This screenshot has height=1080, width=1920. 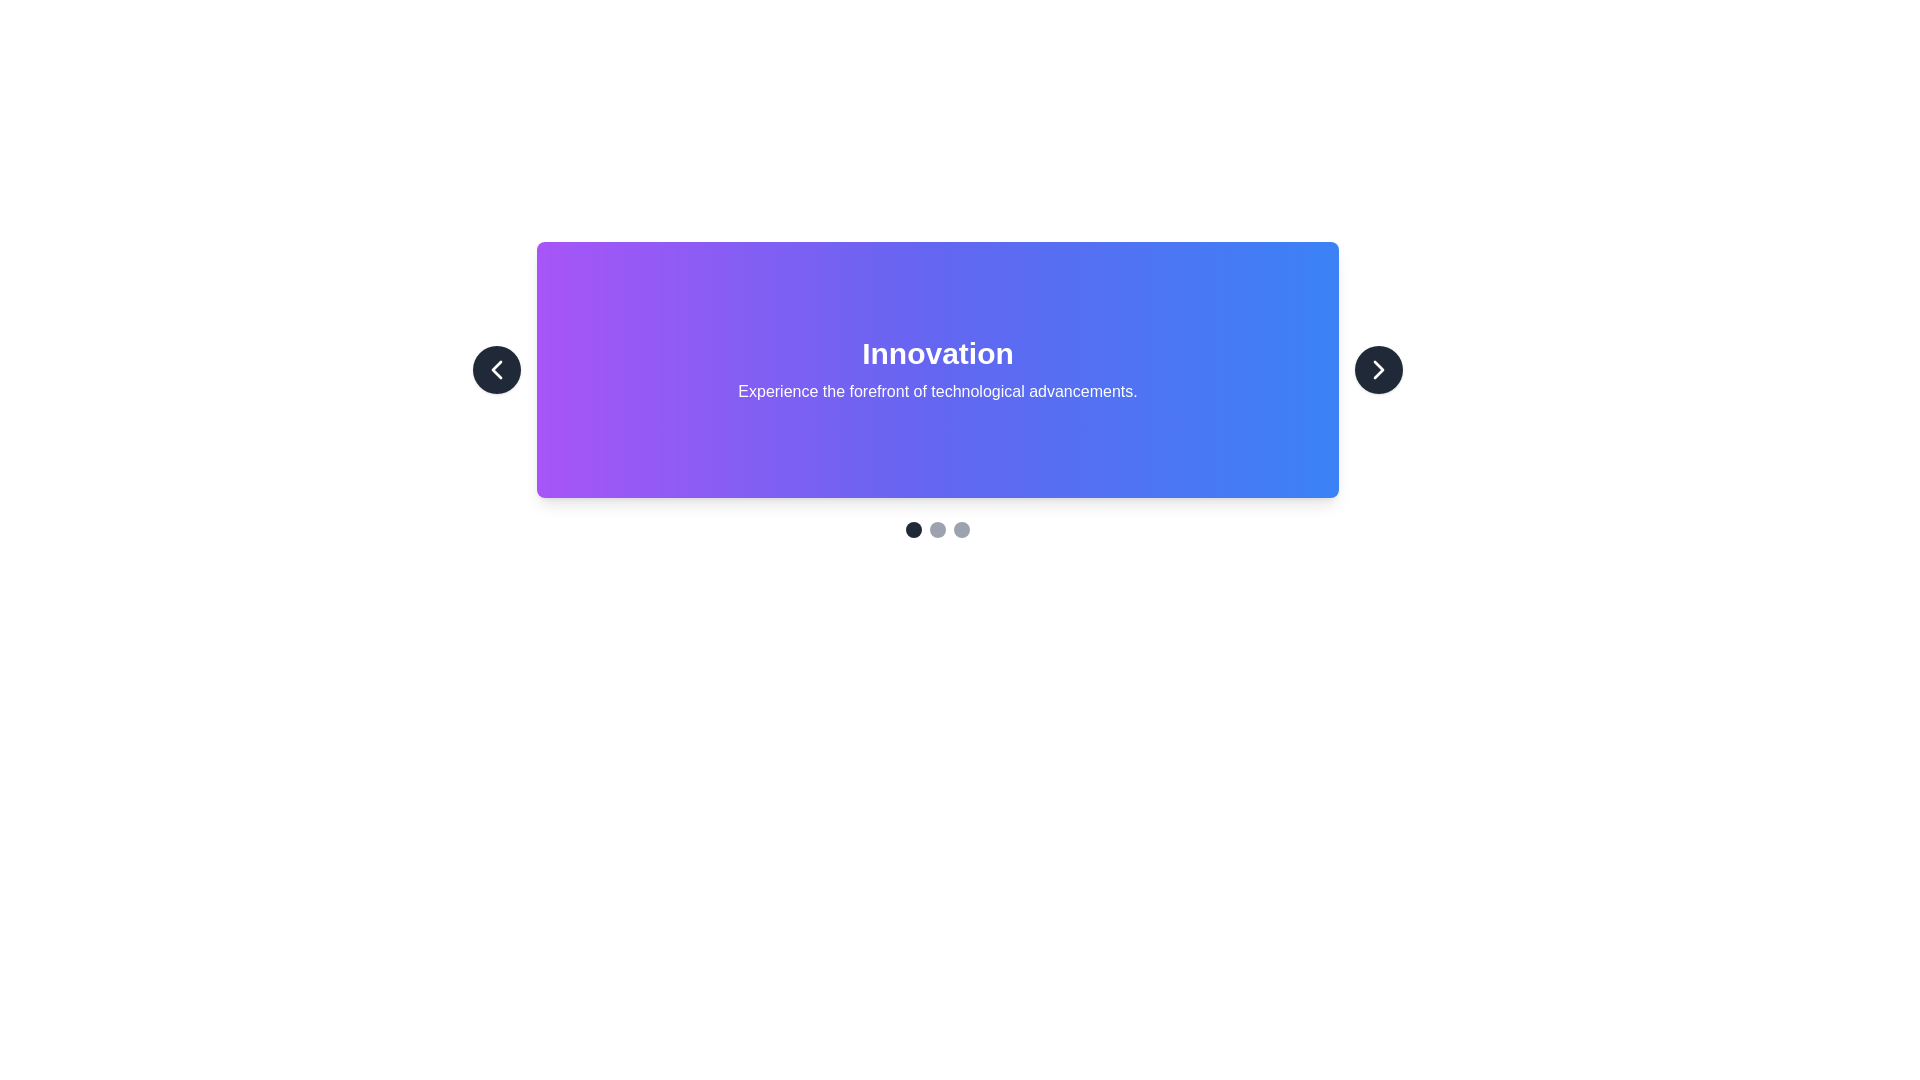 What do you see at coordinates (912, 528) in the screenshot?
I see `the first circular indicator of the carousel interface, which is part of a horizontal group of three indicators` at bounding box center [912, 528].